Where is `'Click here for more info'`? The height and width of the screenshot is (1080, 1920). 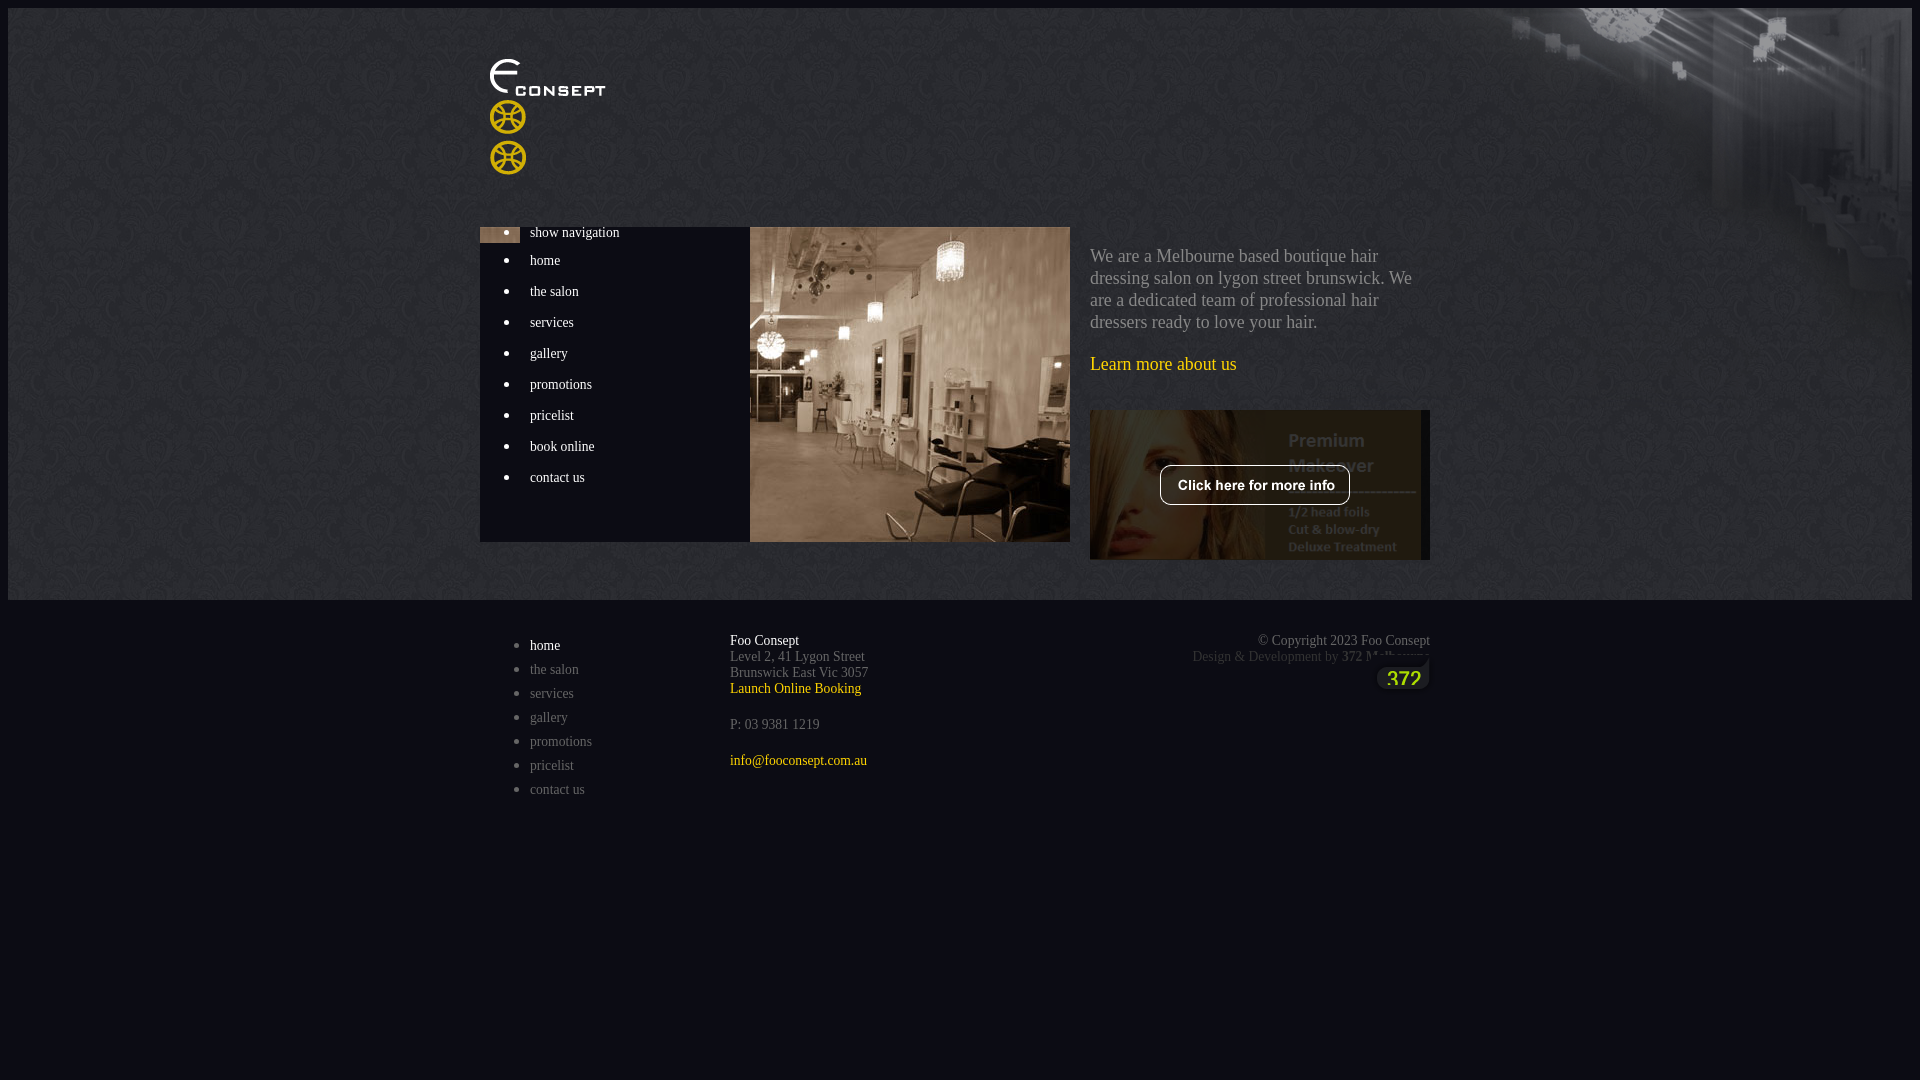 'Click here for more info' is located at coordinates (1258, 485).